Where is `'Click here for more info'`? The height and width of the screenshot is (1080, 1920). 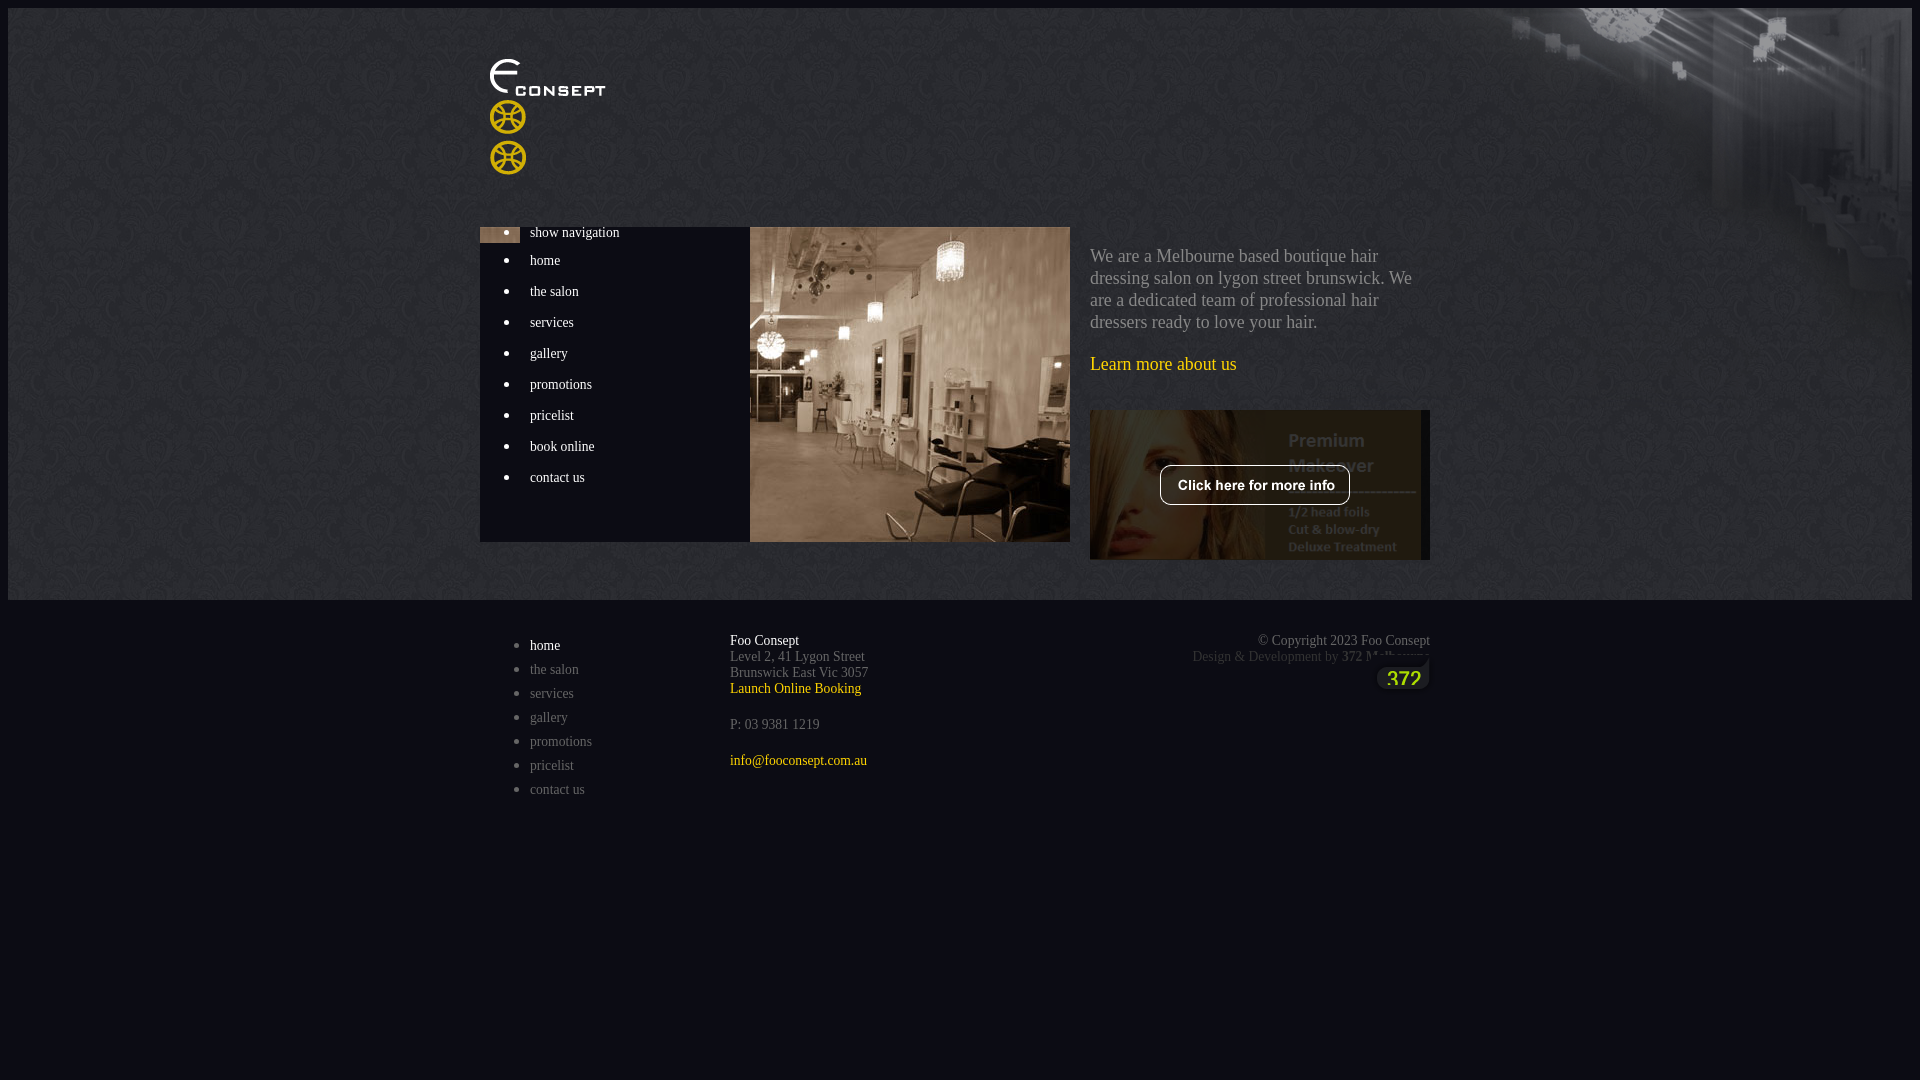 'Click here for more info' is located at coordinates (1258, 485).